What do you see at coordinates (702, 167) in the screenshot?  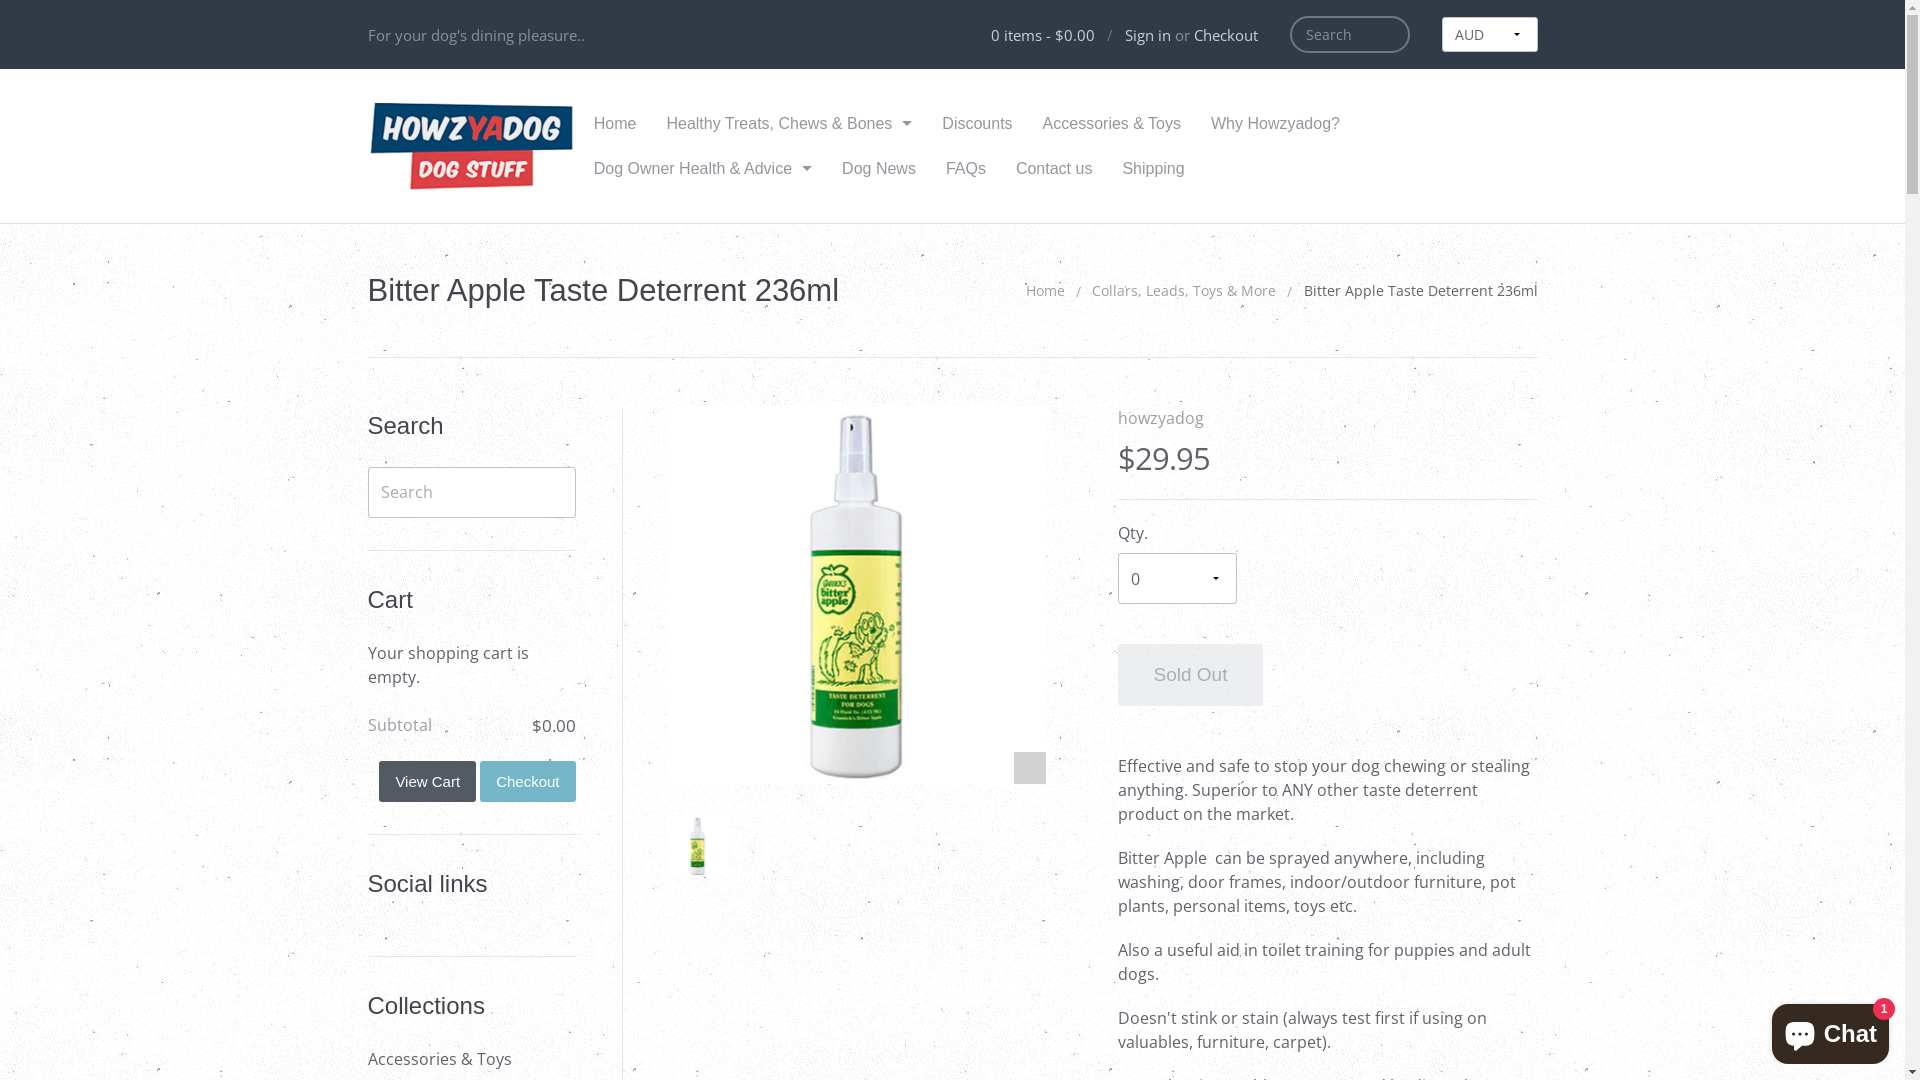 I see `'Dog Owner Health & Advice'` at bounding box center [702, 167].